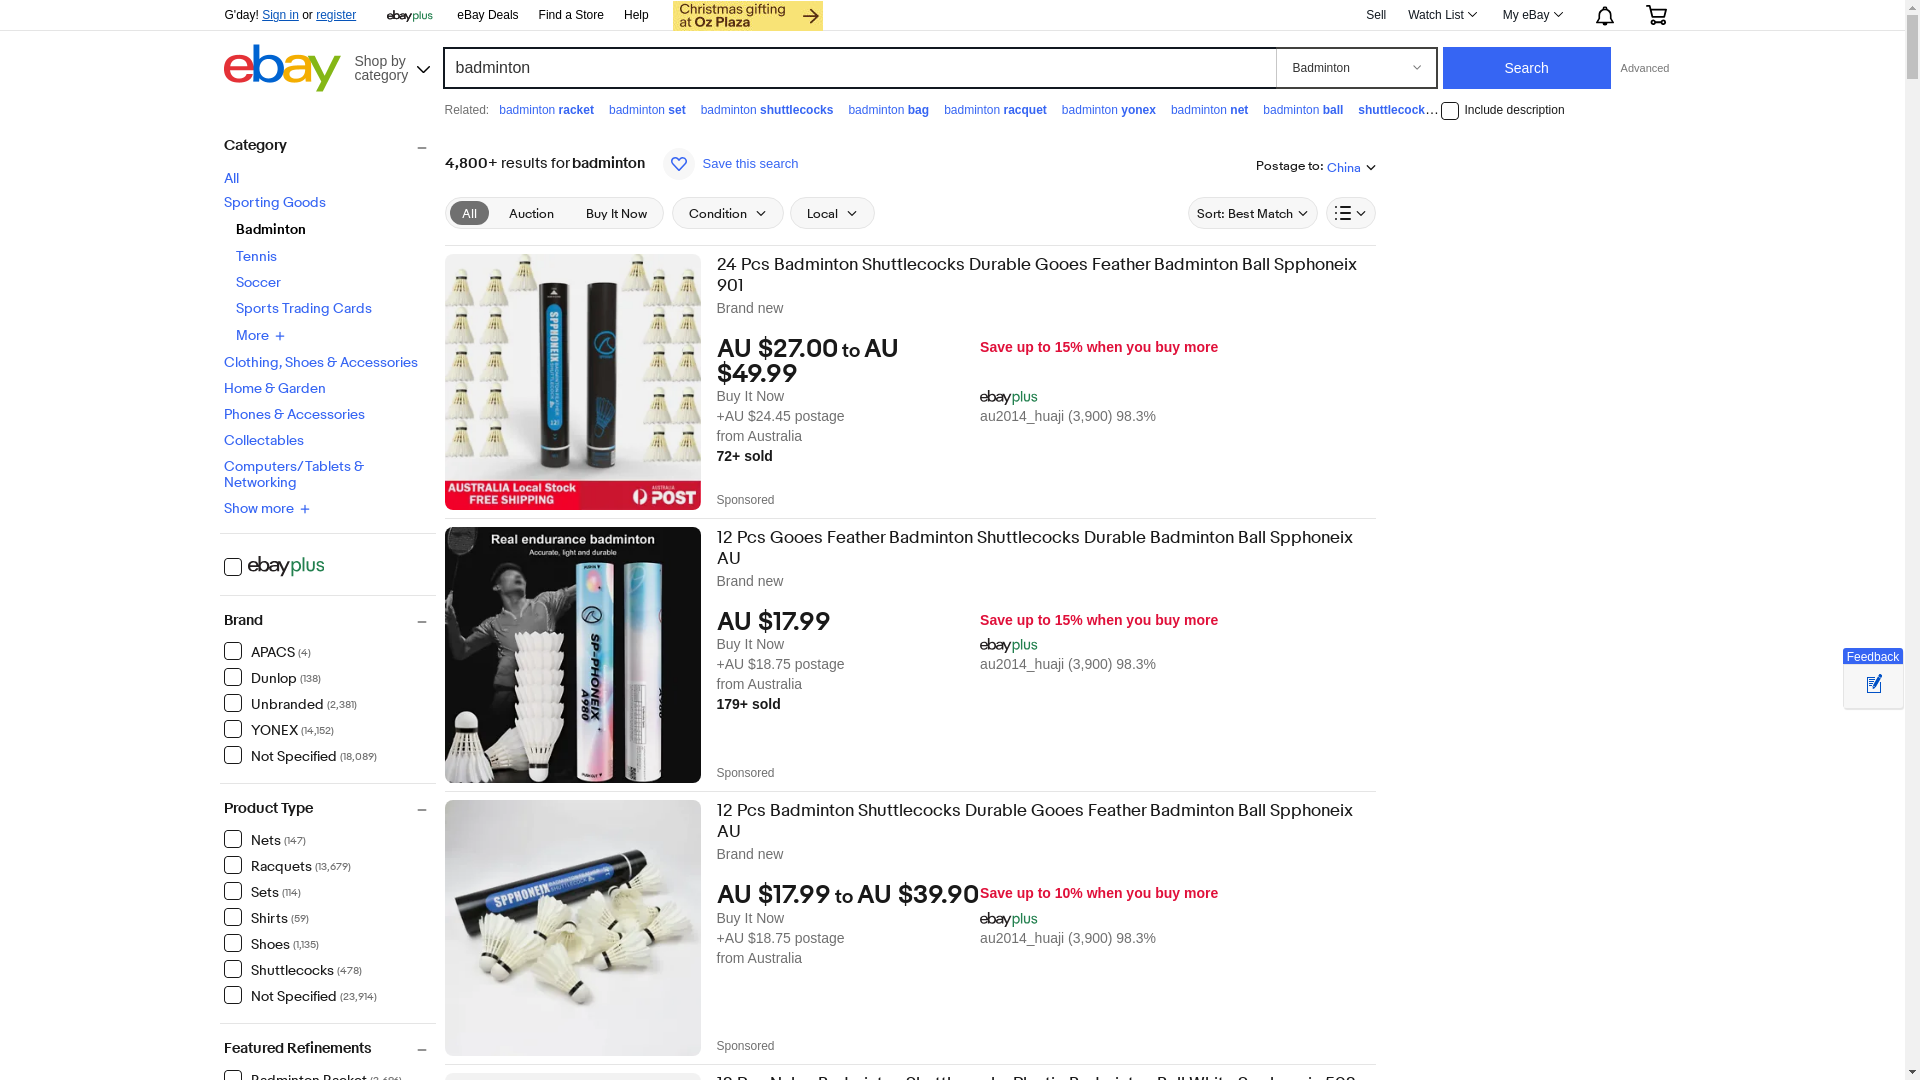  Describe the element at coordinates (315, 15) in the screenshot. I see `'register'` at that location.